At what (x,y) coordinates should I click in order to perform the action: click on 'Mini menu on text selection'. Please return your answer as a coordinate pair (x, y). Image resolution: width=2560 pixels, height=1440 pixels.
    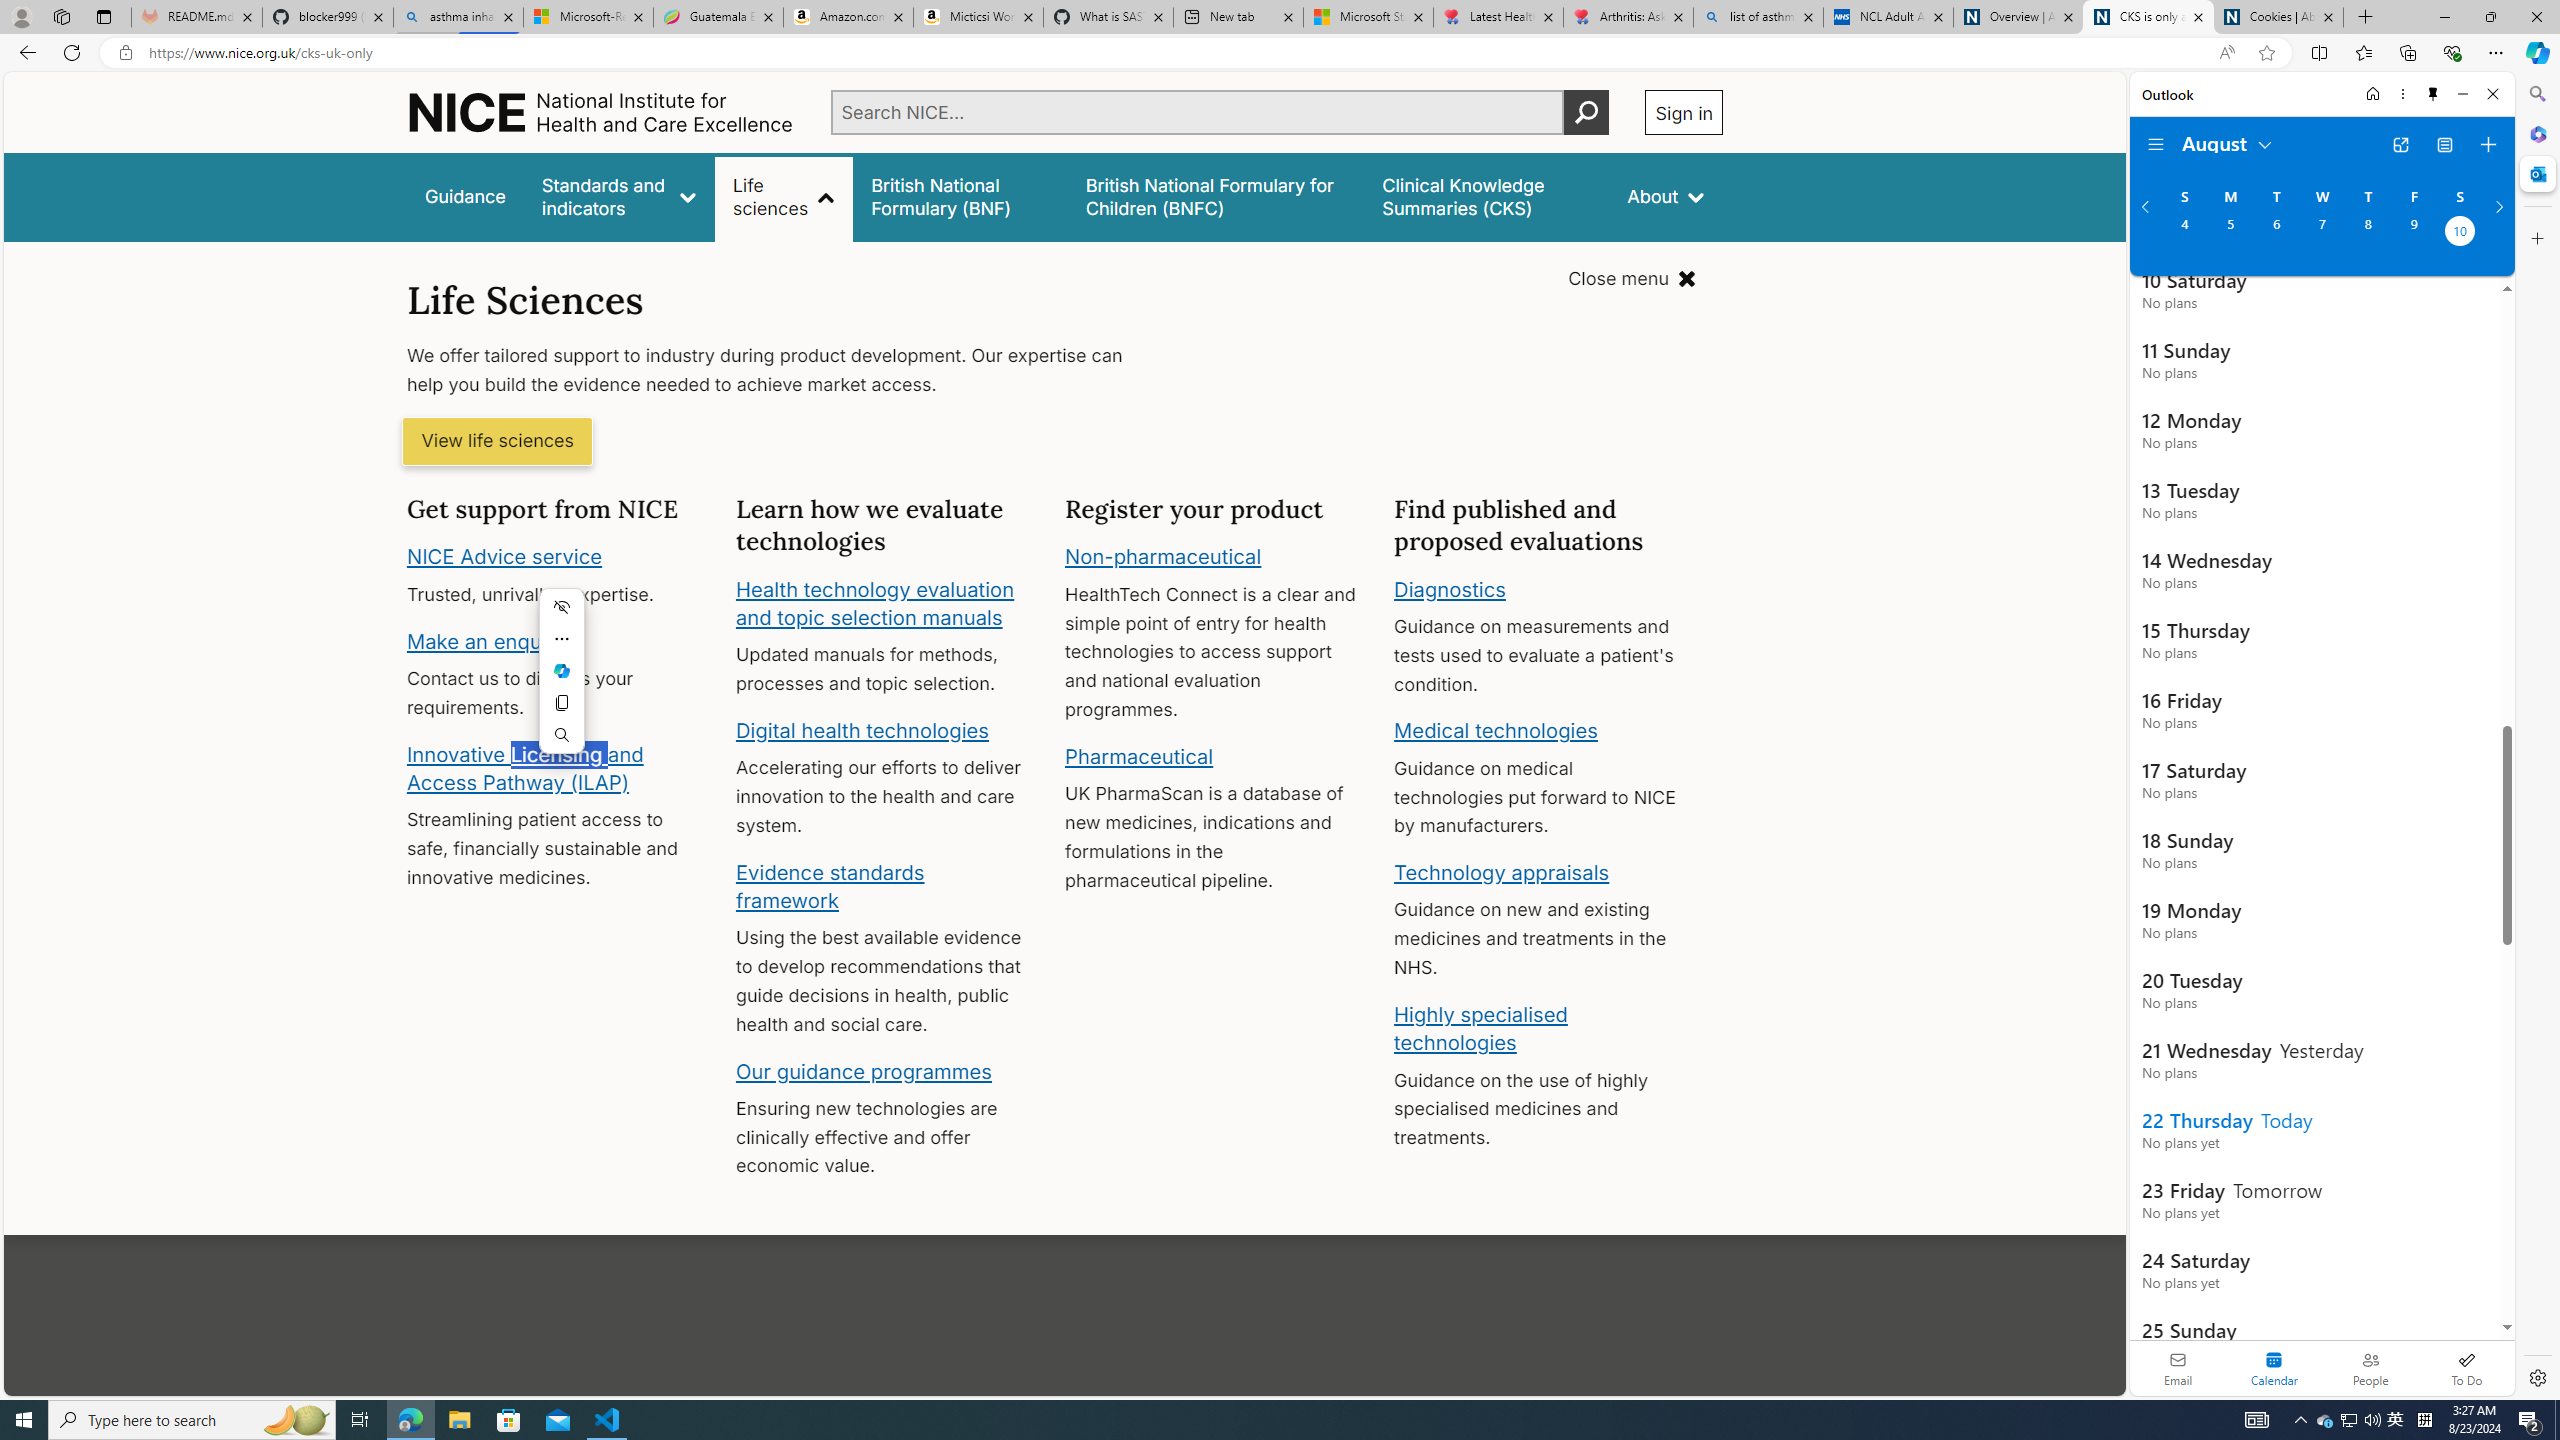
    Looking at the image, I should click on (560, 681).